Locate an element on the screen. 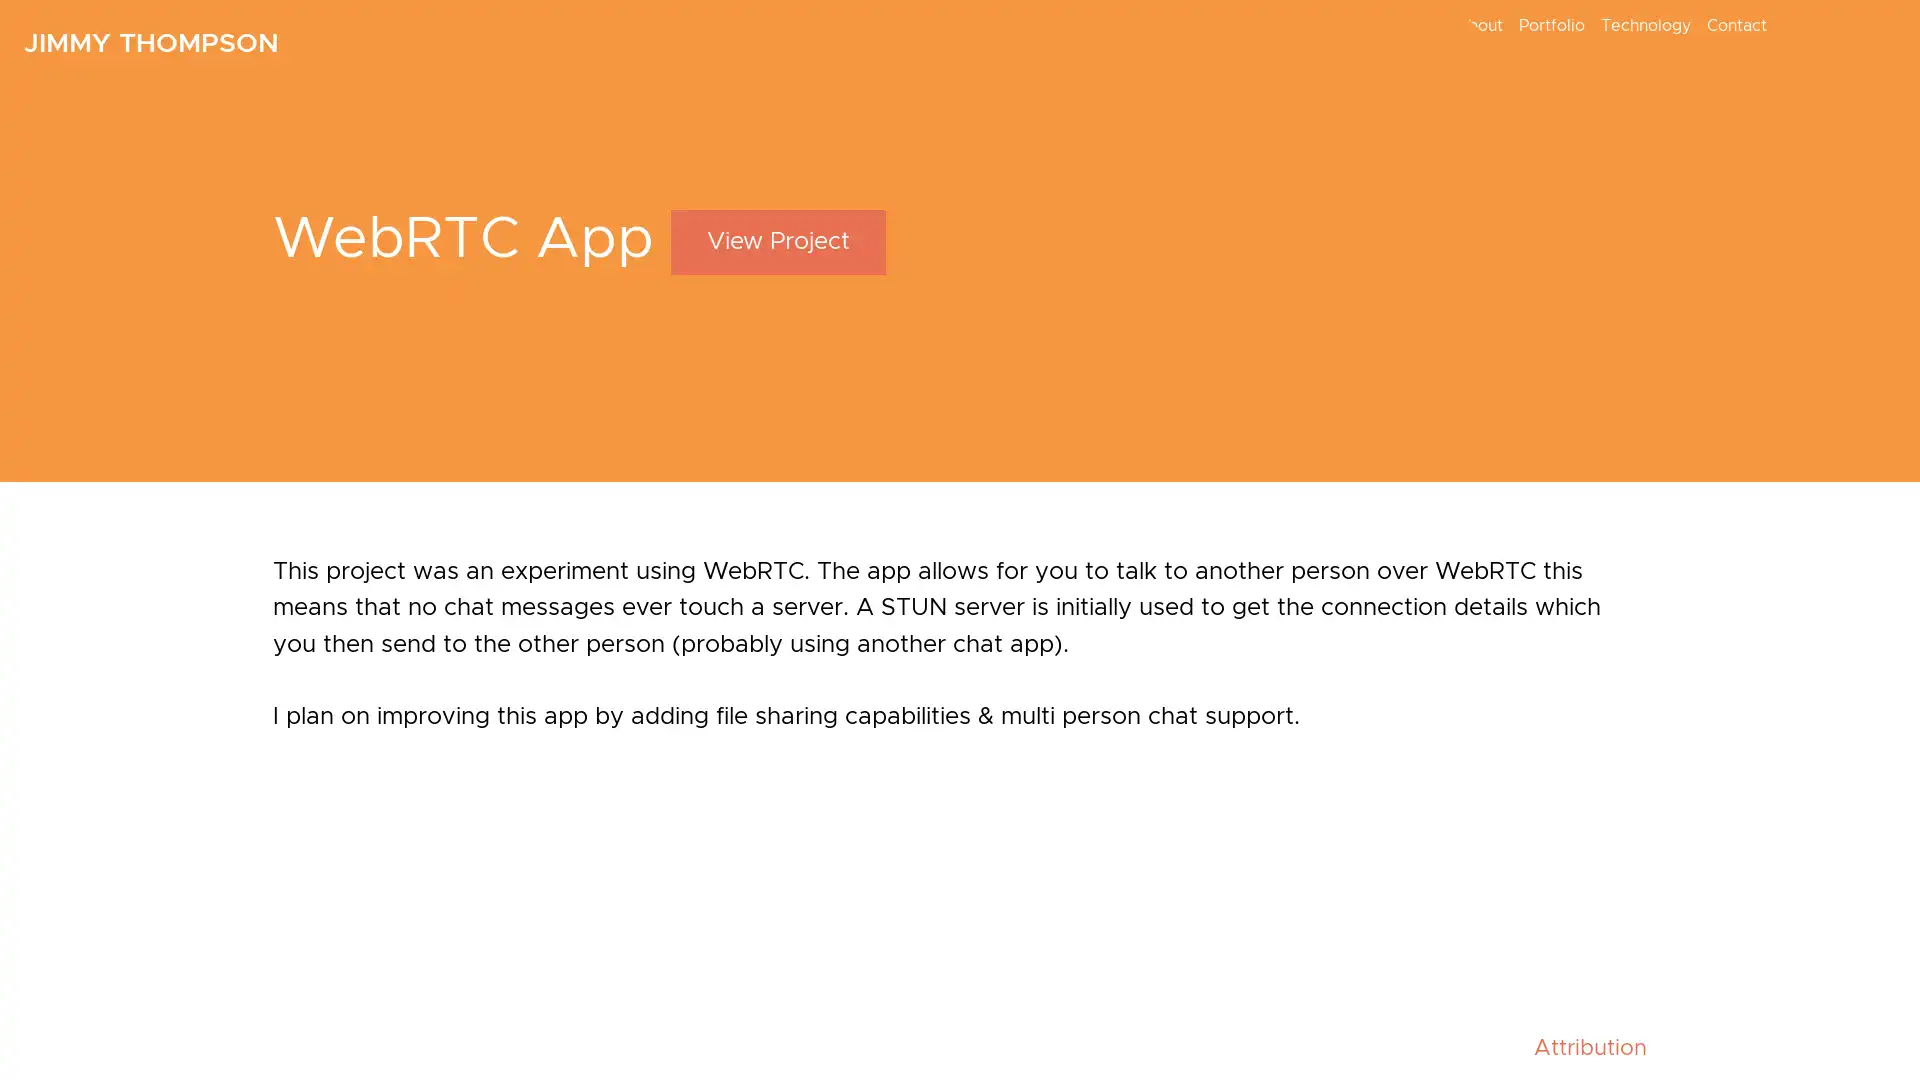 Image resolution: width=1920 pixels, height=1080 pixels. Close is located at coordinates (1367, 508).